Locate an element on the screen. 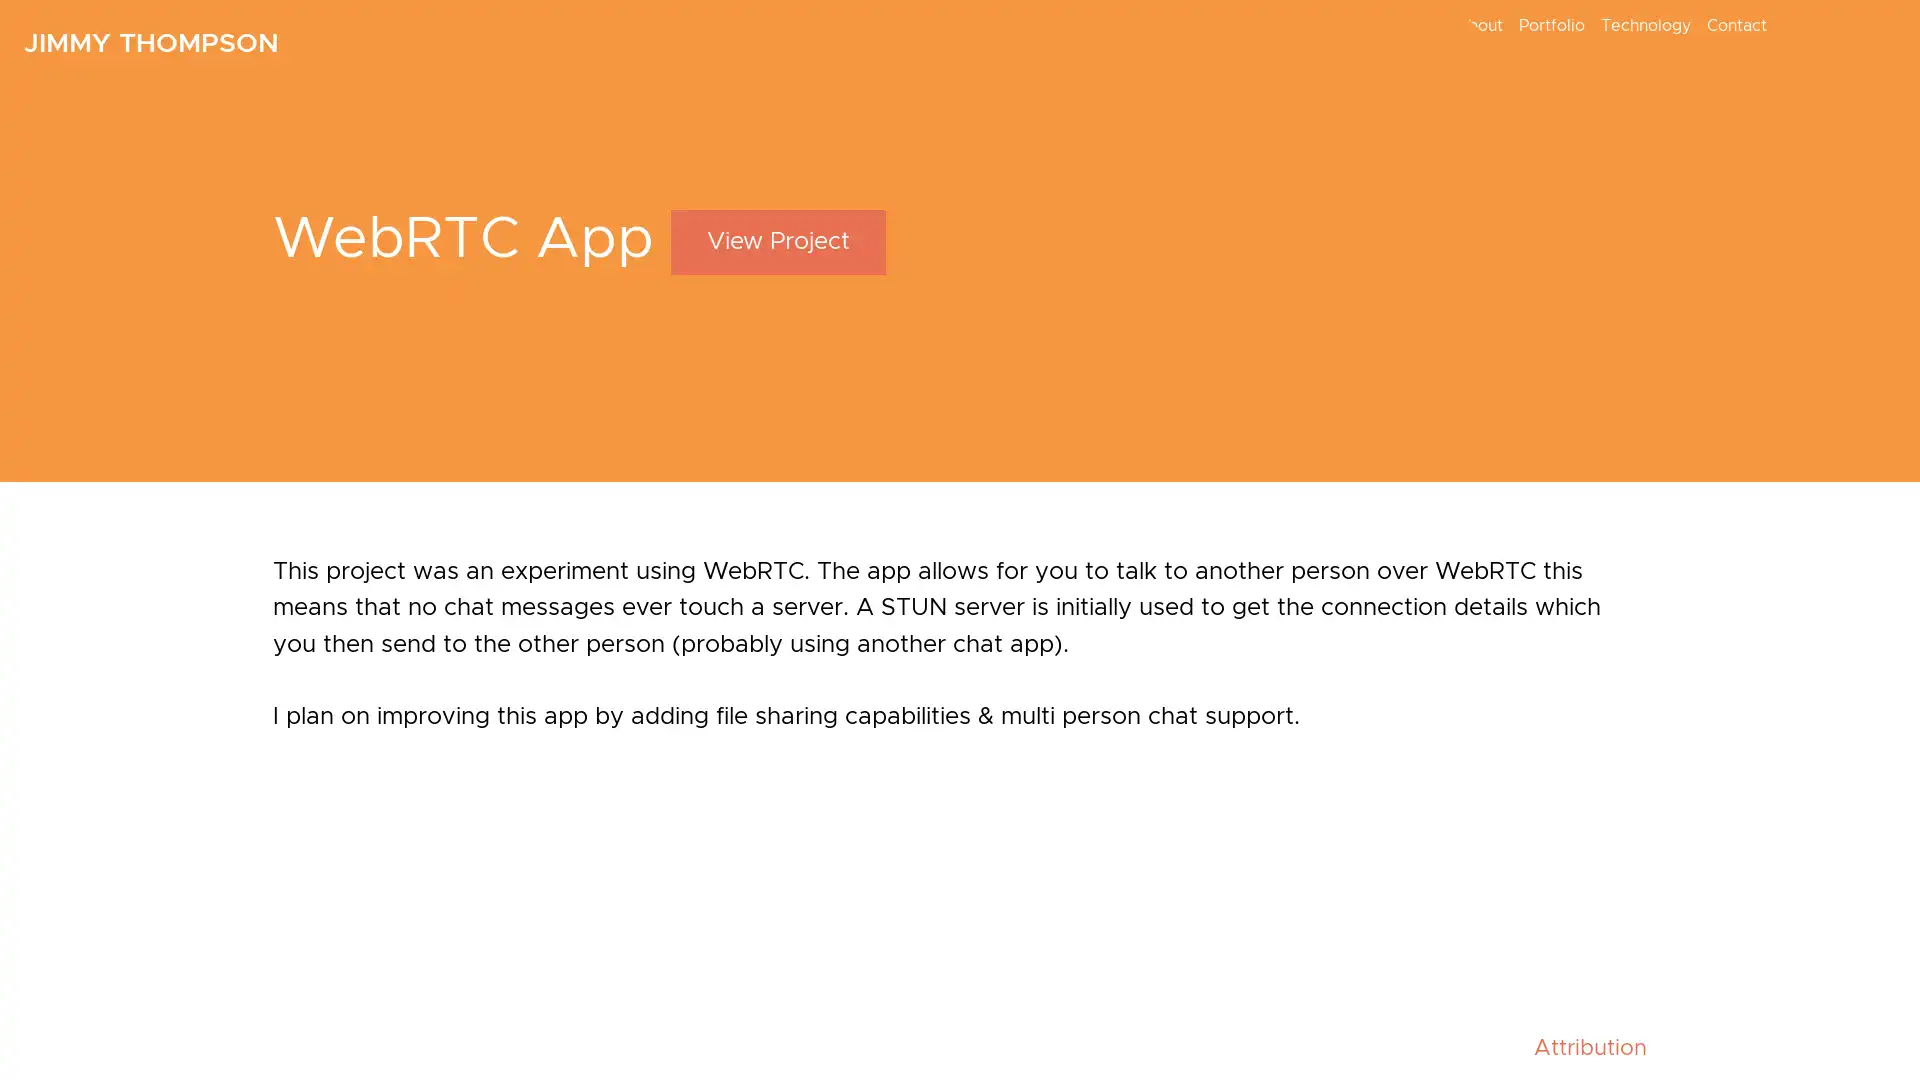 Image resolution: width=1920 pixels, height=1080 pixels. Close is located at coordinates (1367, 508).